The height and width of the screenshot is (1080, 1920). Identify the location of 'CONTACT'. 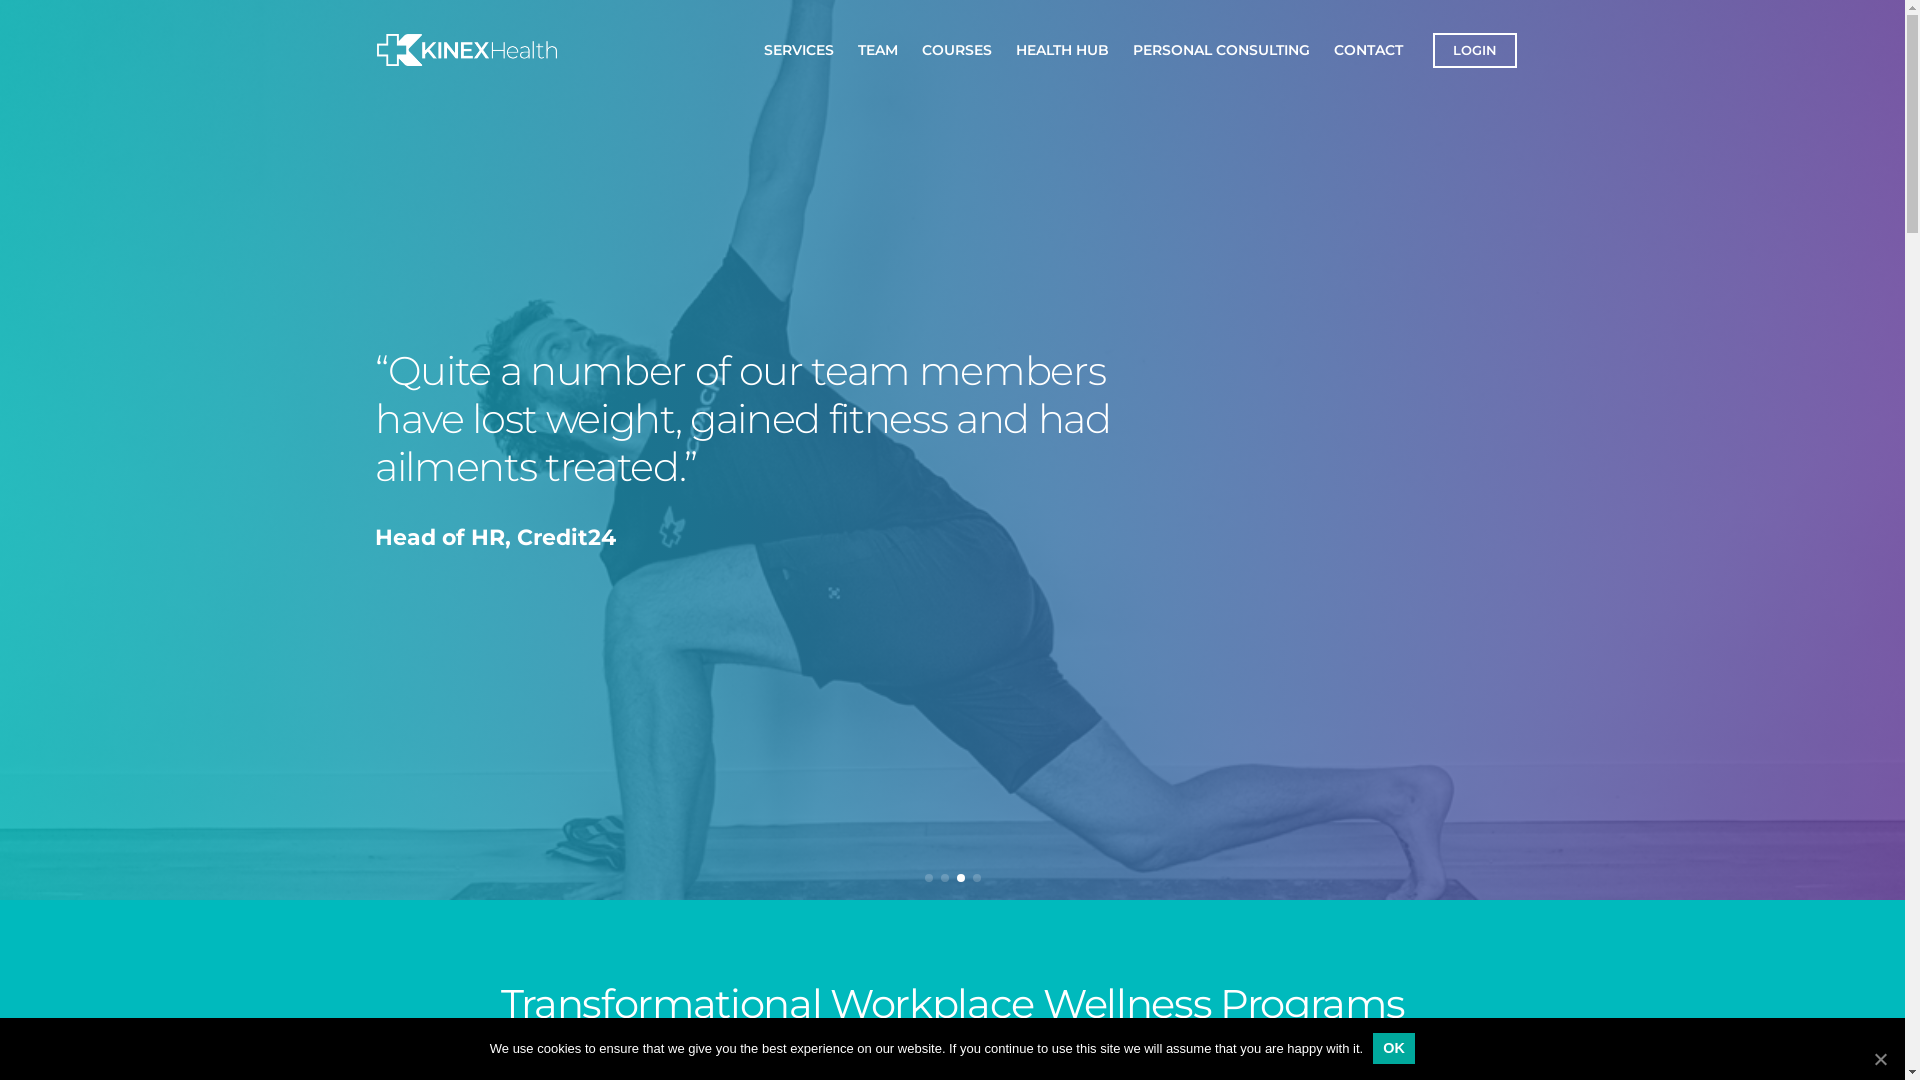
(1367, 48).